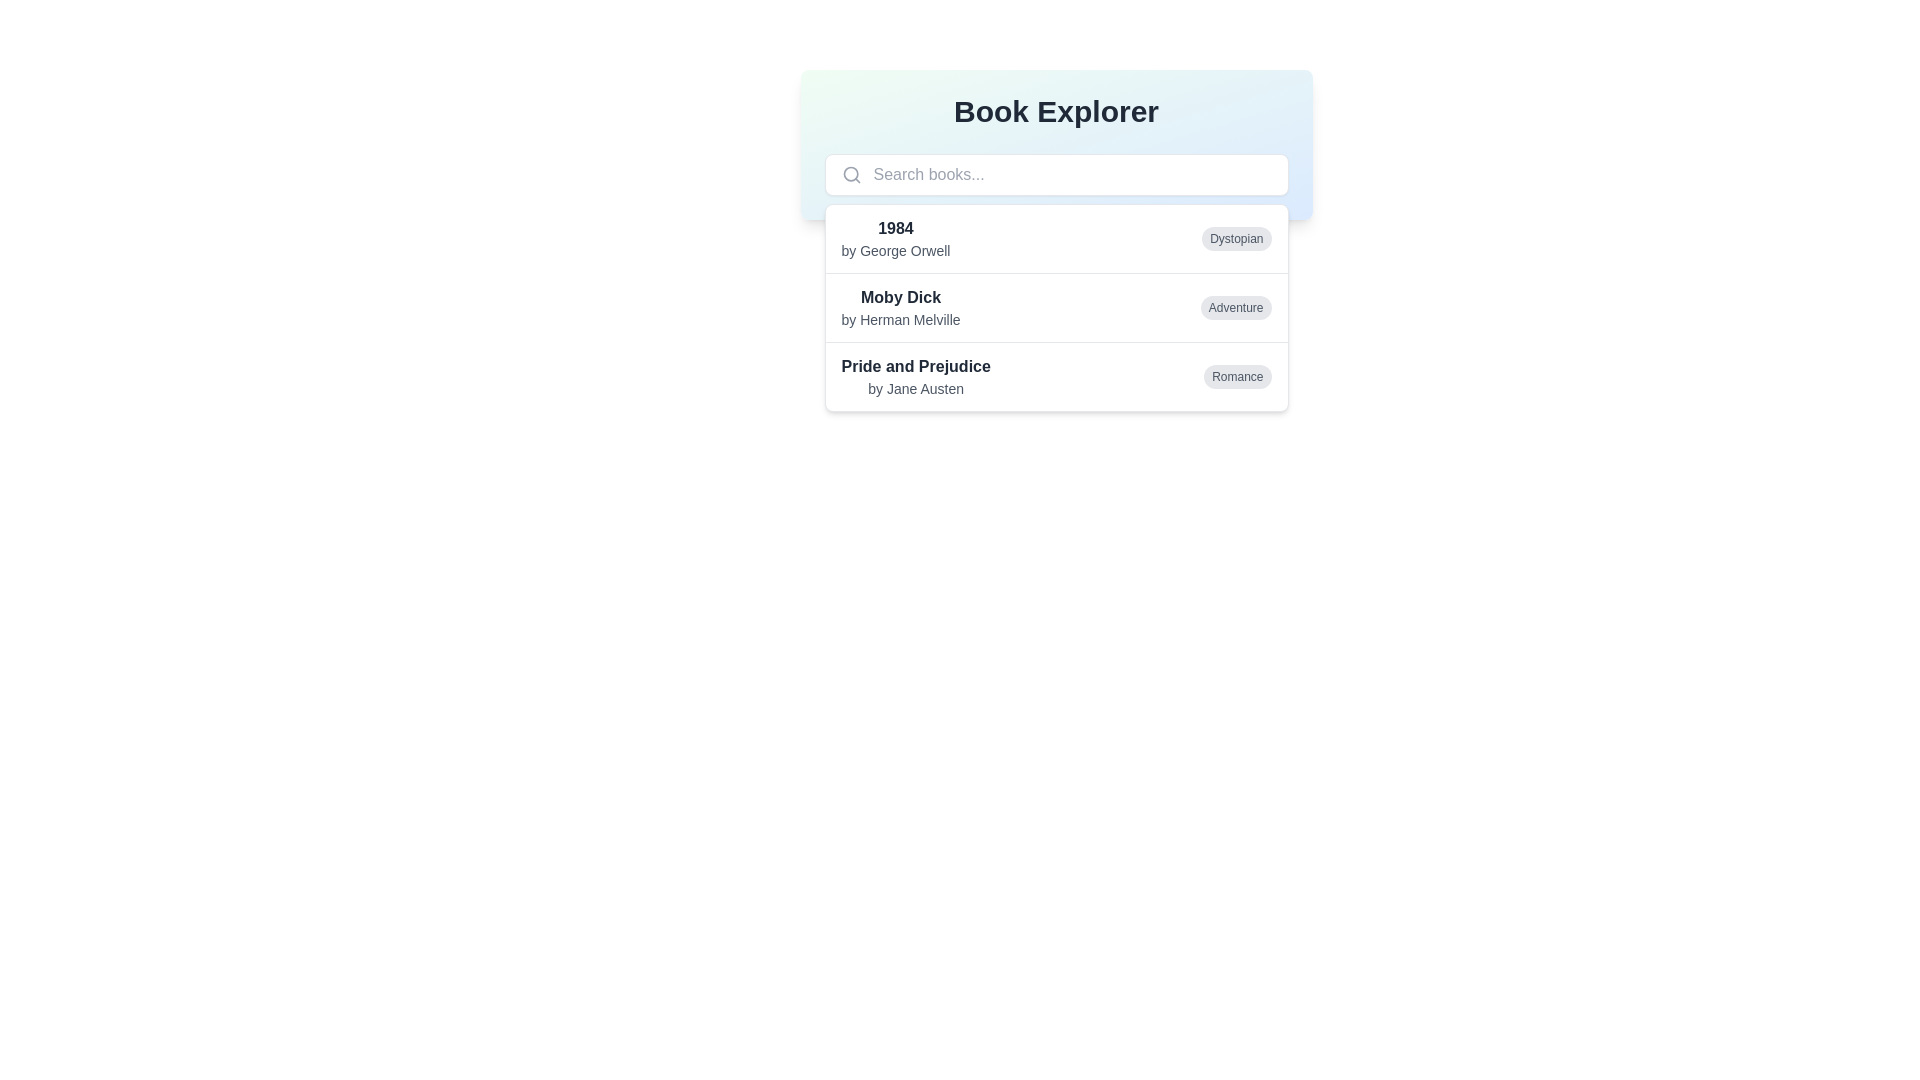 The height and width of the screenshot is (1080, 1920). What do you see at coordinates (915, 366) in the screenshot?
I see `the text label displaying the title 'Pride and Prejudice' in the list item` at bounding box center [915, 366].